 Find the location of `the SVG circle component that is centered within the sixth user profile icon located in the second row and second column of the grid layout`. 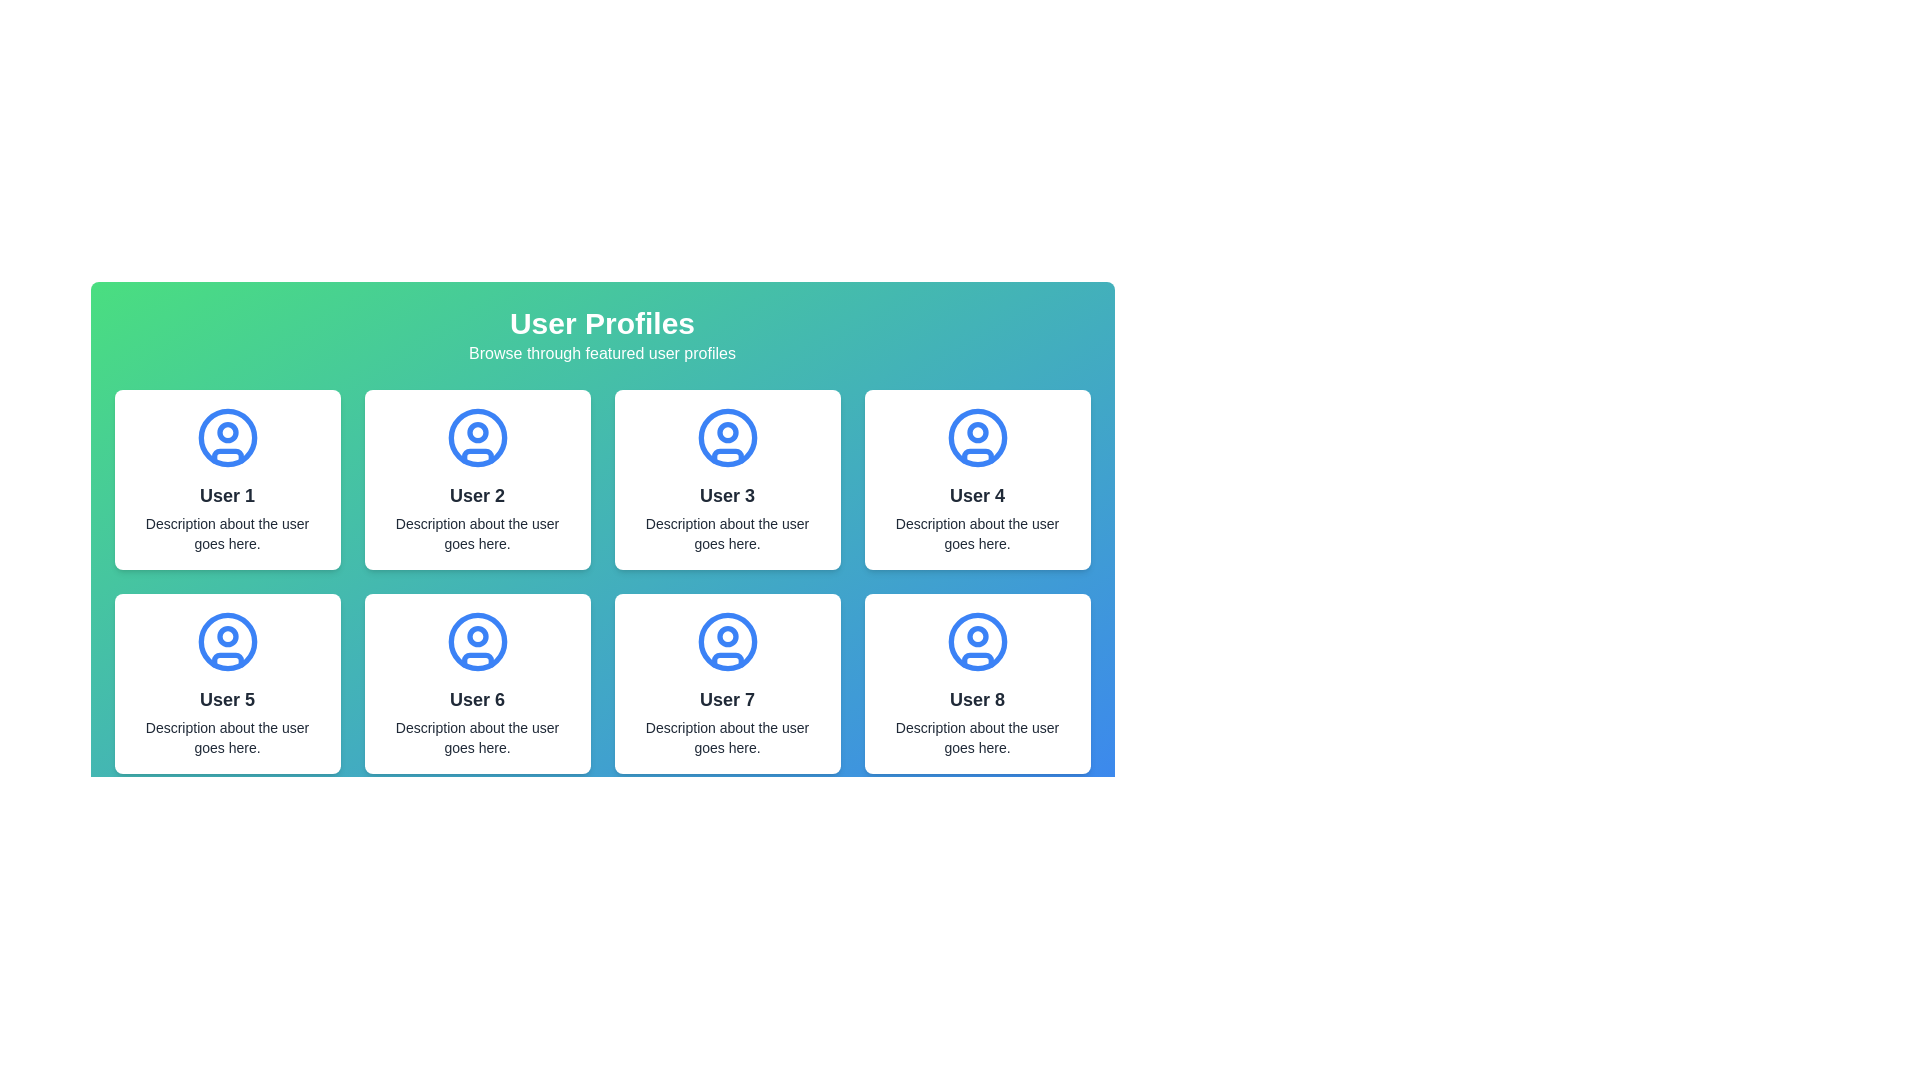

the SVG circle component that is centered within the sixth user profile icon located in the second row and second column of the grid layout is located at coordinates (476, 641).